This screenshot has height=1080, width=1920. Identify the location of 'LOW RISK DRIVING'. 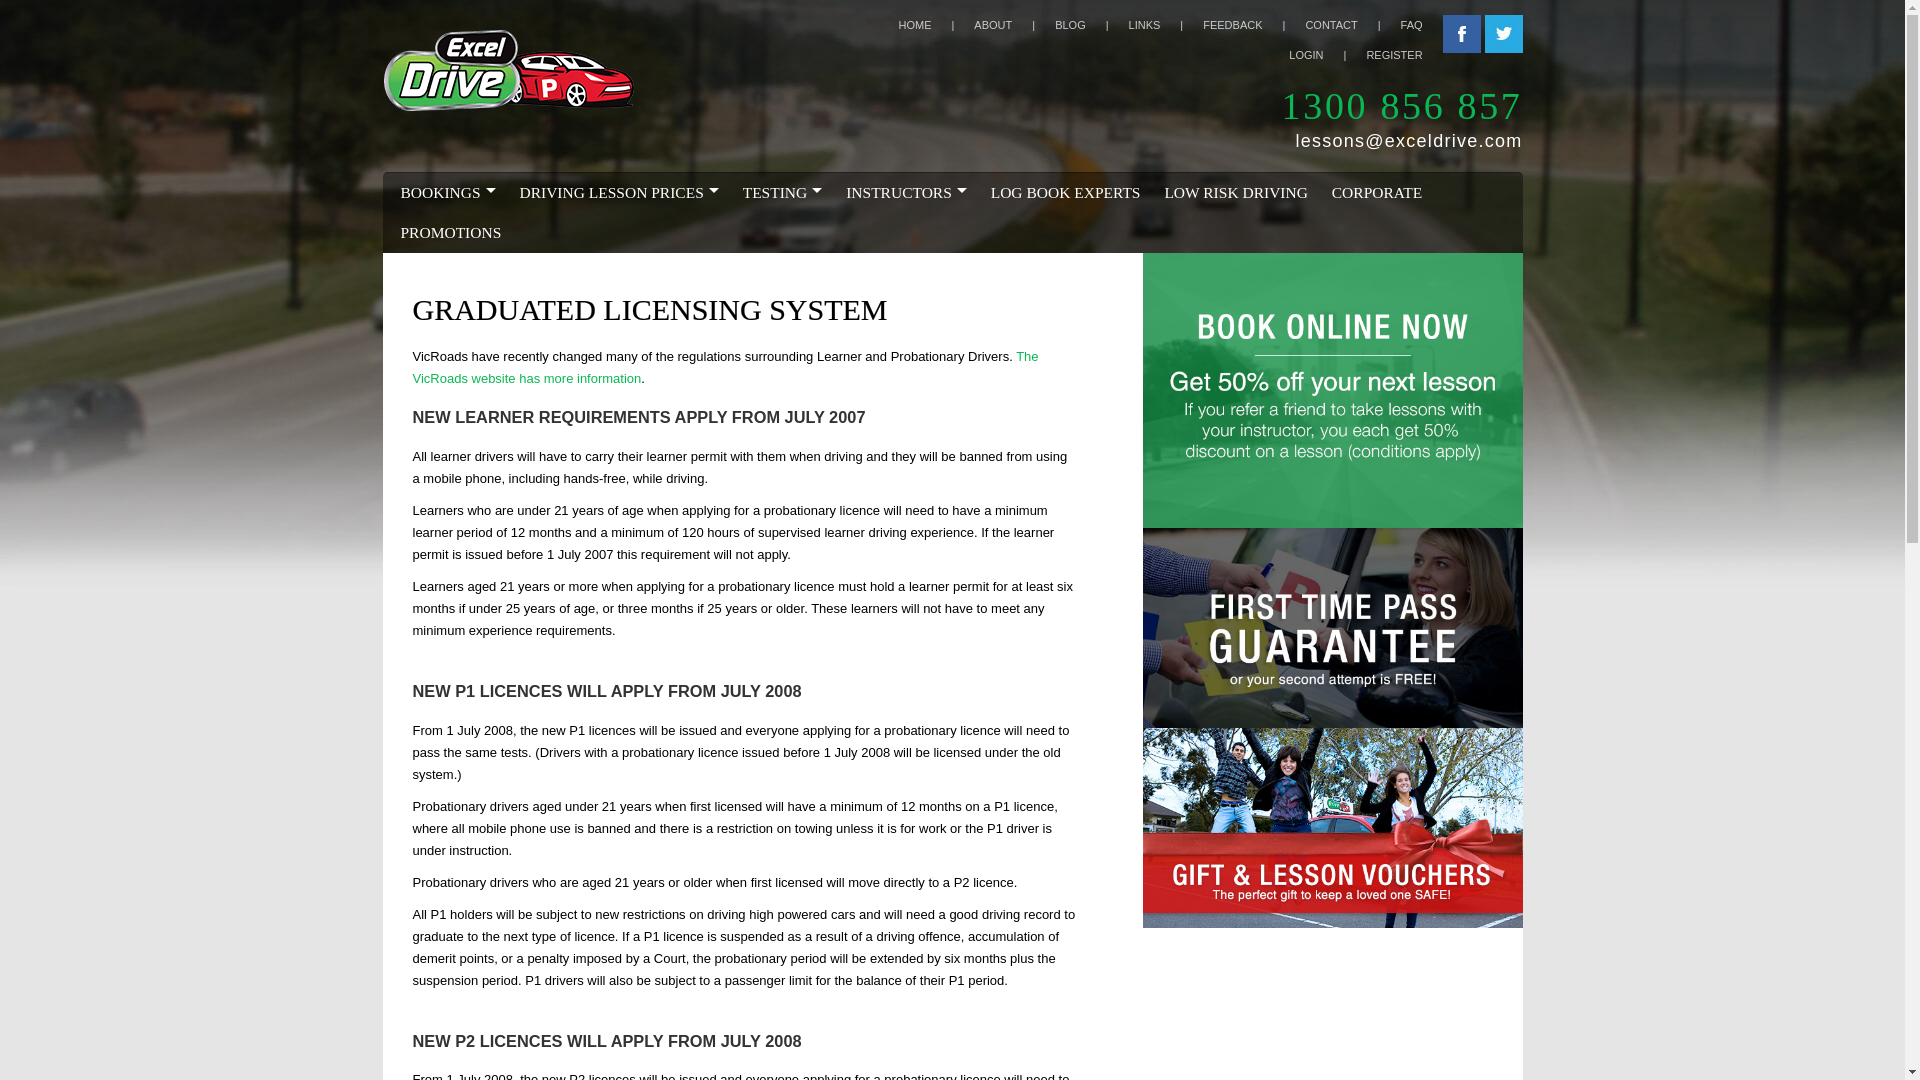
(1235, 192).